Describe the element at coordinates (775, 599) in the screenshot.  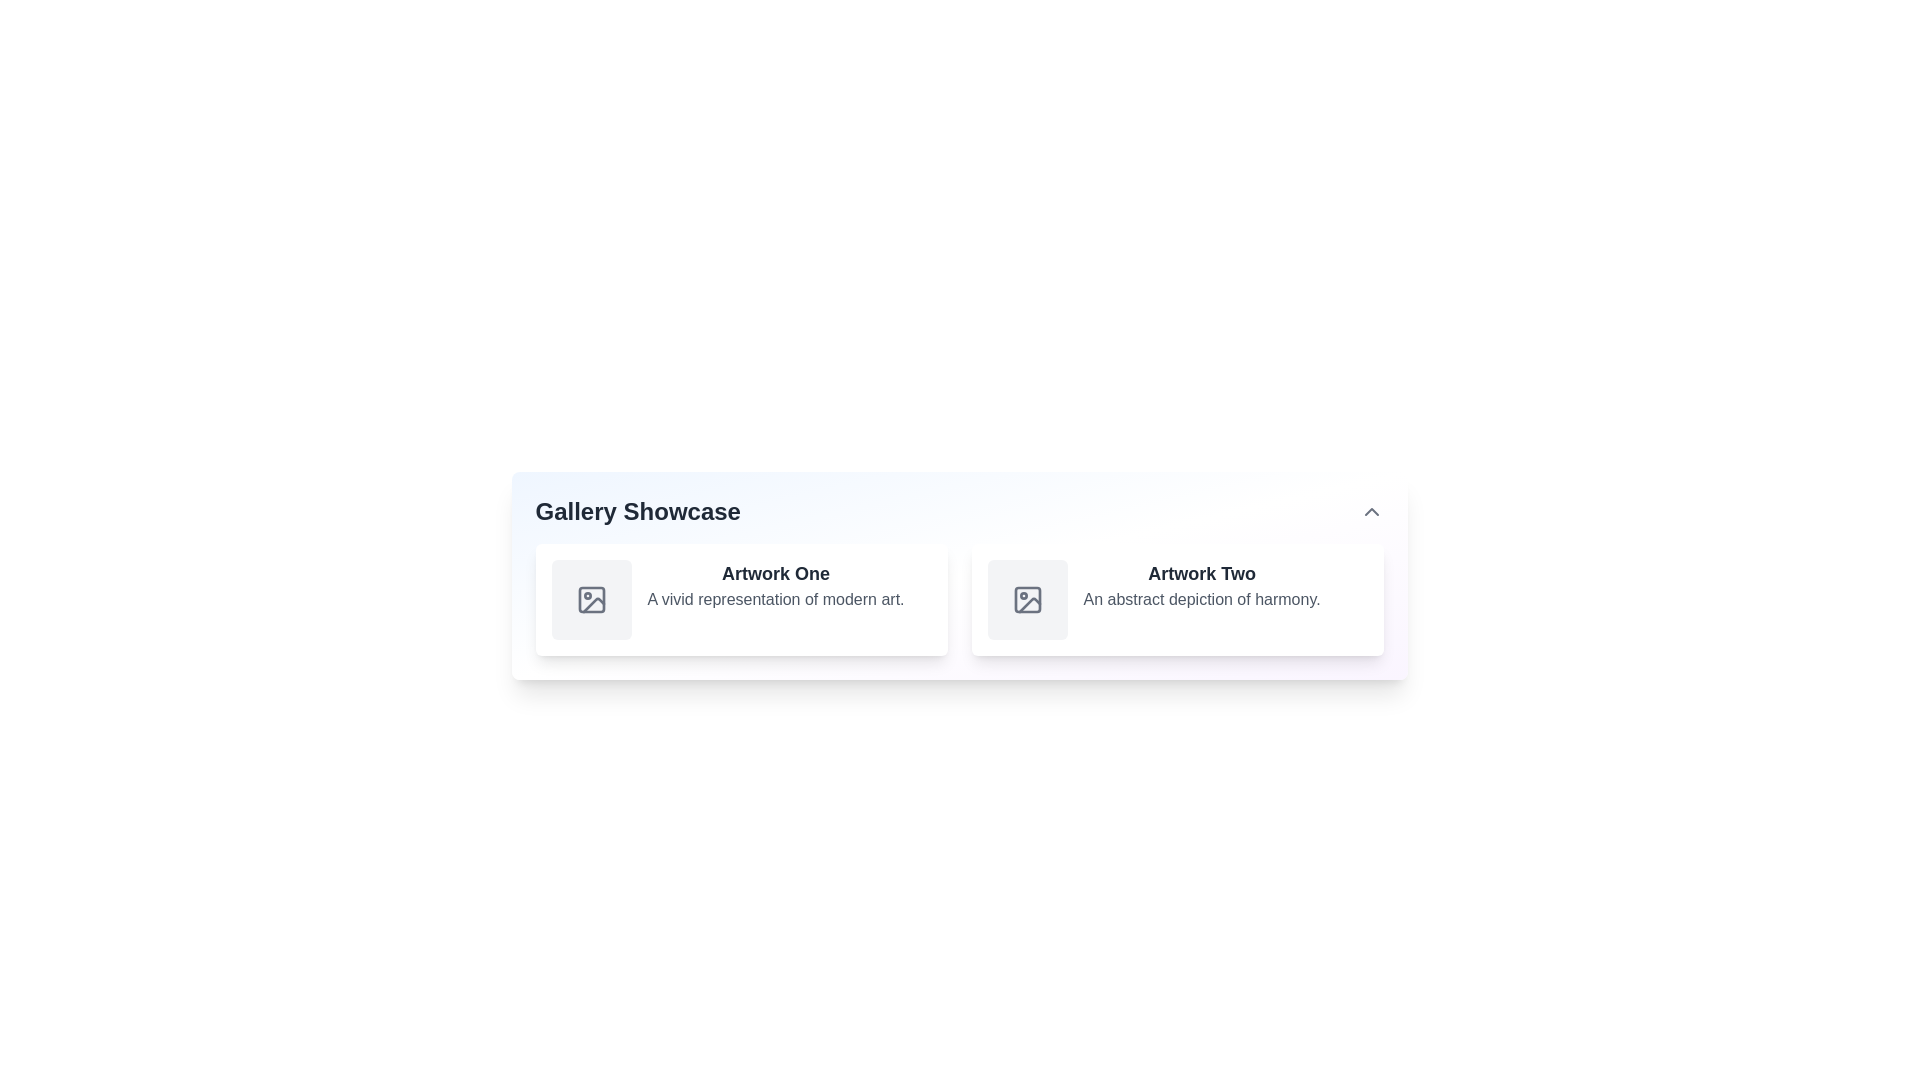
I see `text in the Text Block located directly below the title 'Artwork One' in the card` at that location.